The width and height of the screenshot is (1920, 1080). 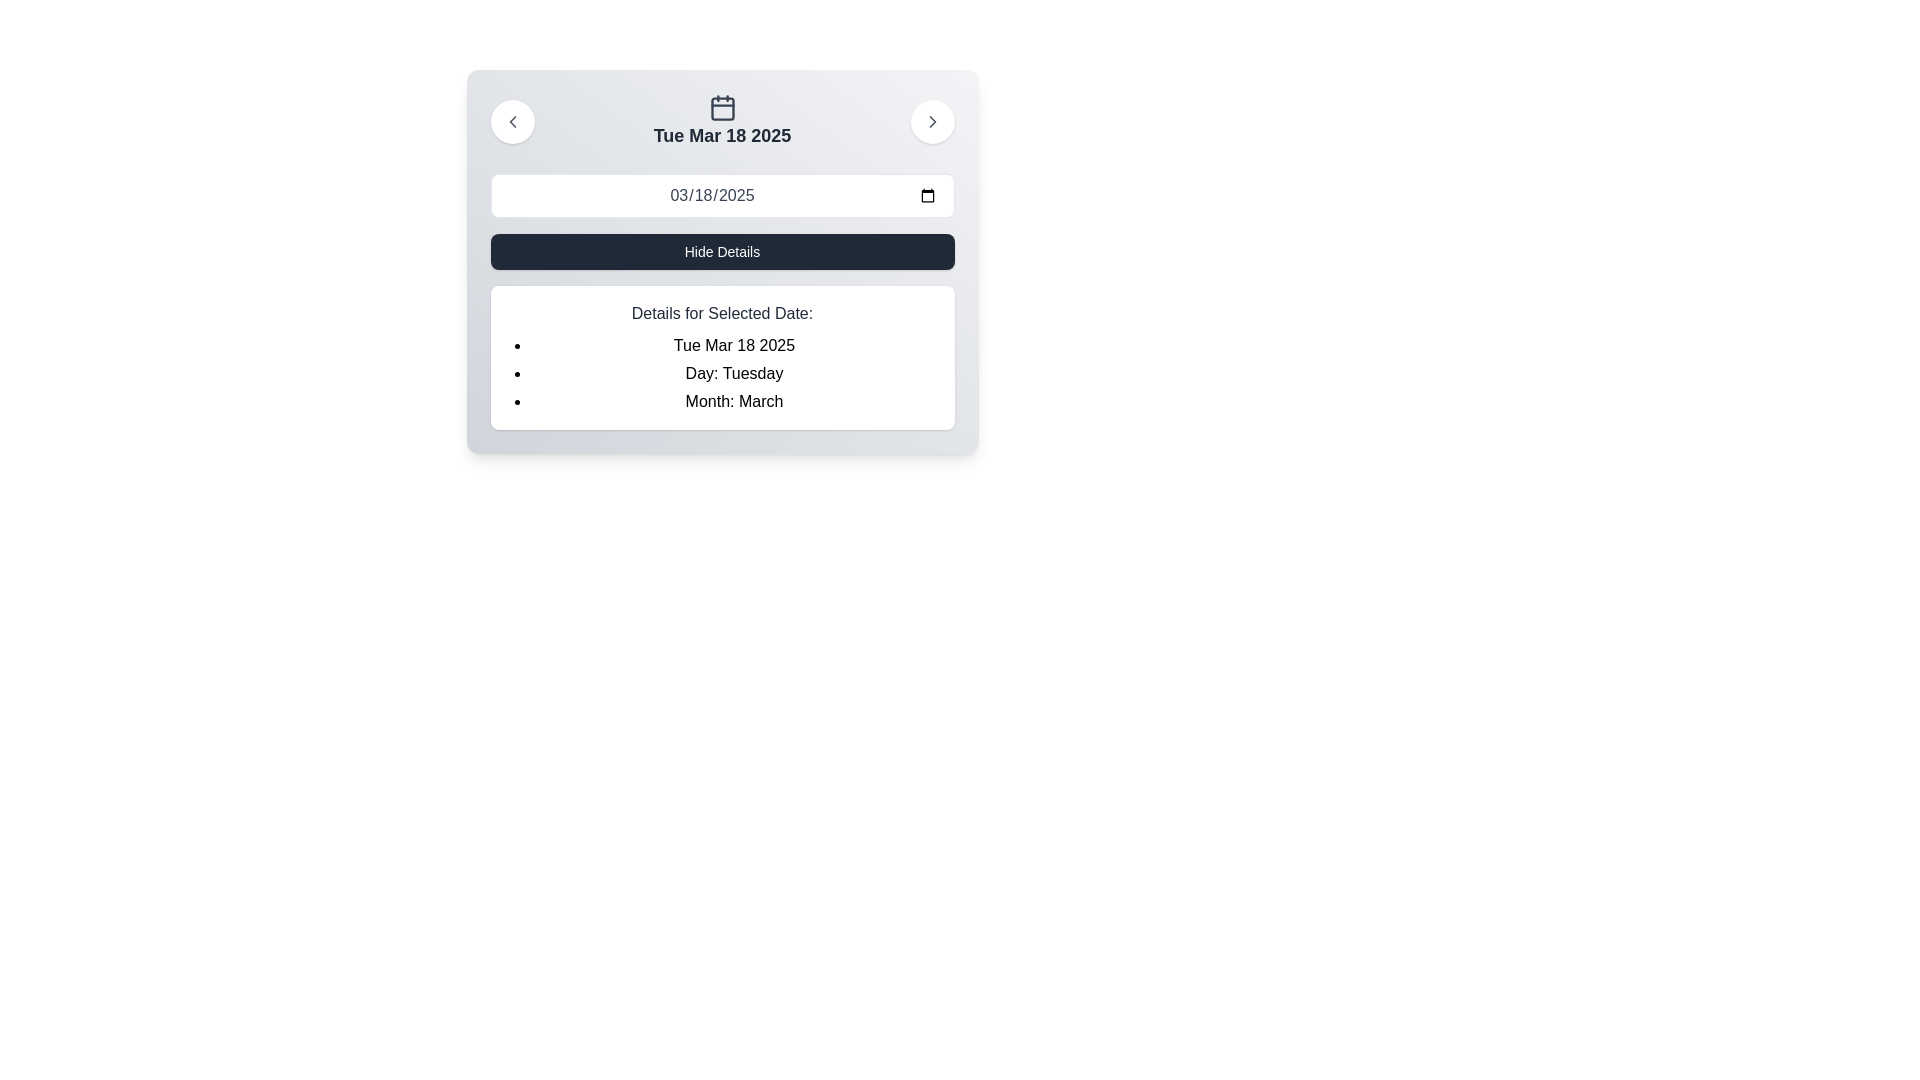 I want to click on the light gray rectangle within the calendar icon, which is located at the center part of the calendar layout, so click(x=721, y=109).